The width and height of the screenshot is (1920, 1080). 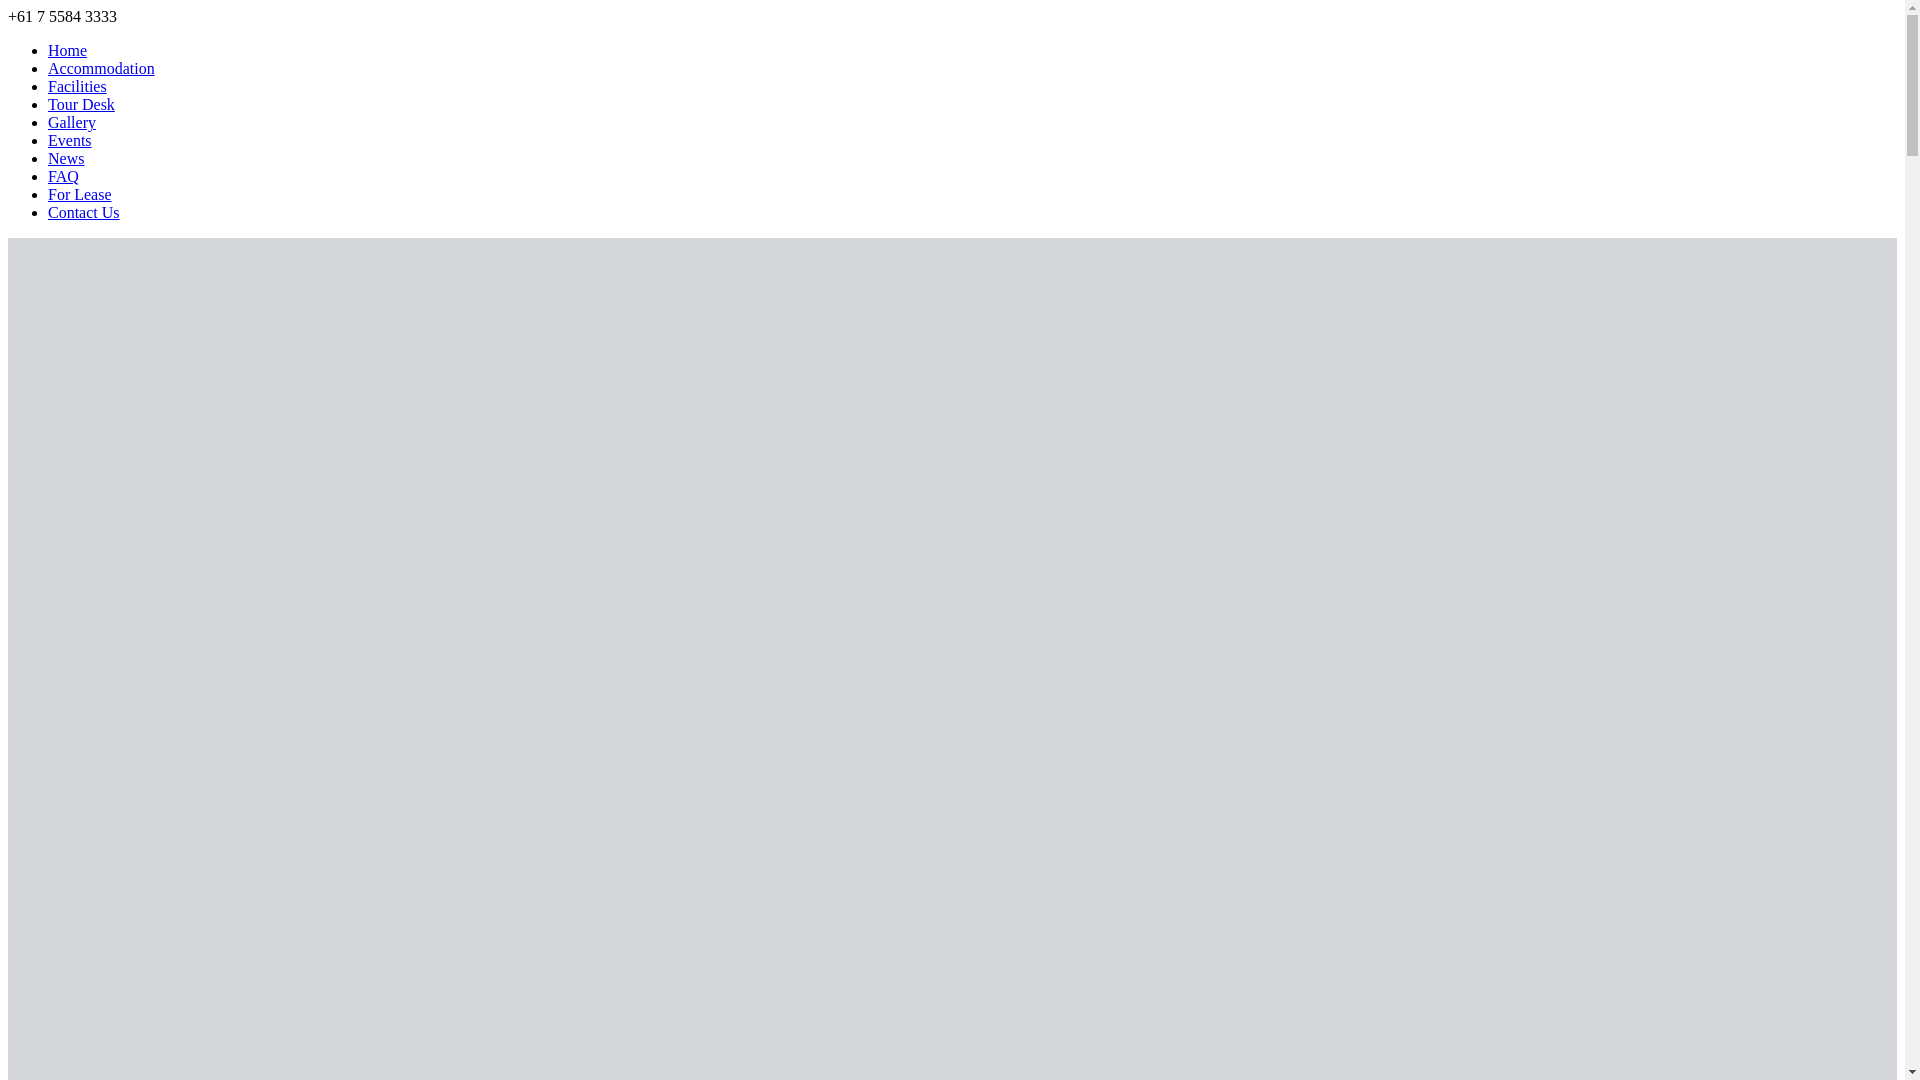 What do you see at coordinates (70, 139) in the screenshot?
I see `'Events'` at bounding box center [70, 139].